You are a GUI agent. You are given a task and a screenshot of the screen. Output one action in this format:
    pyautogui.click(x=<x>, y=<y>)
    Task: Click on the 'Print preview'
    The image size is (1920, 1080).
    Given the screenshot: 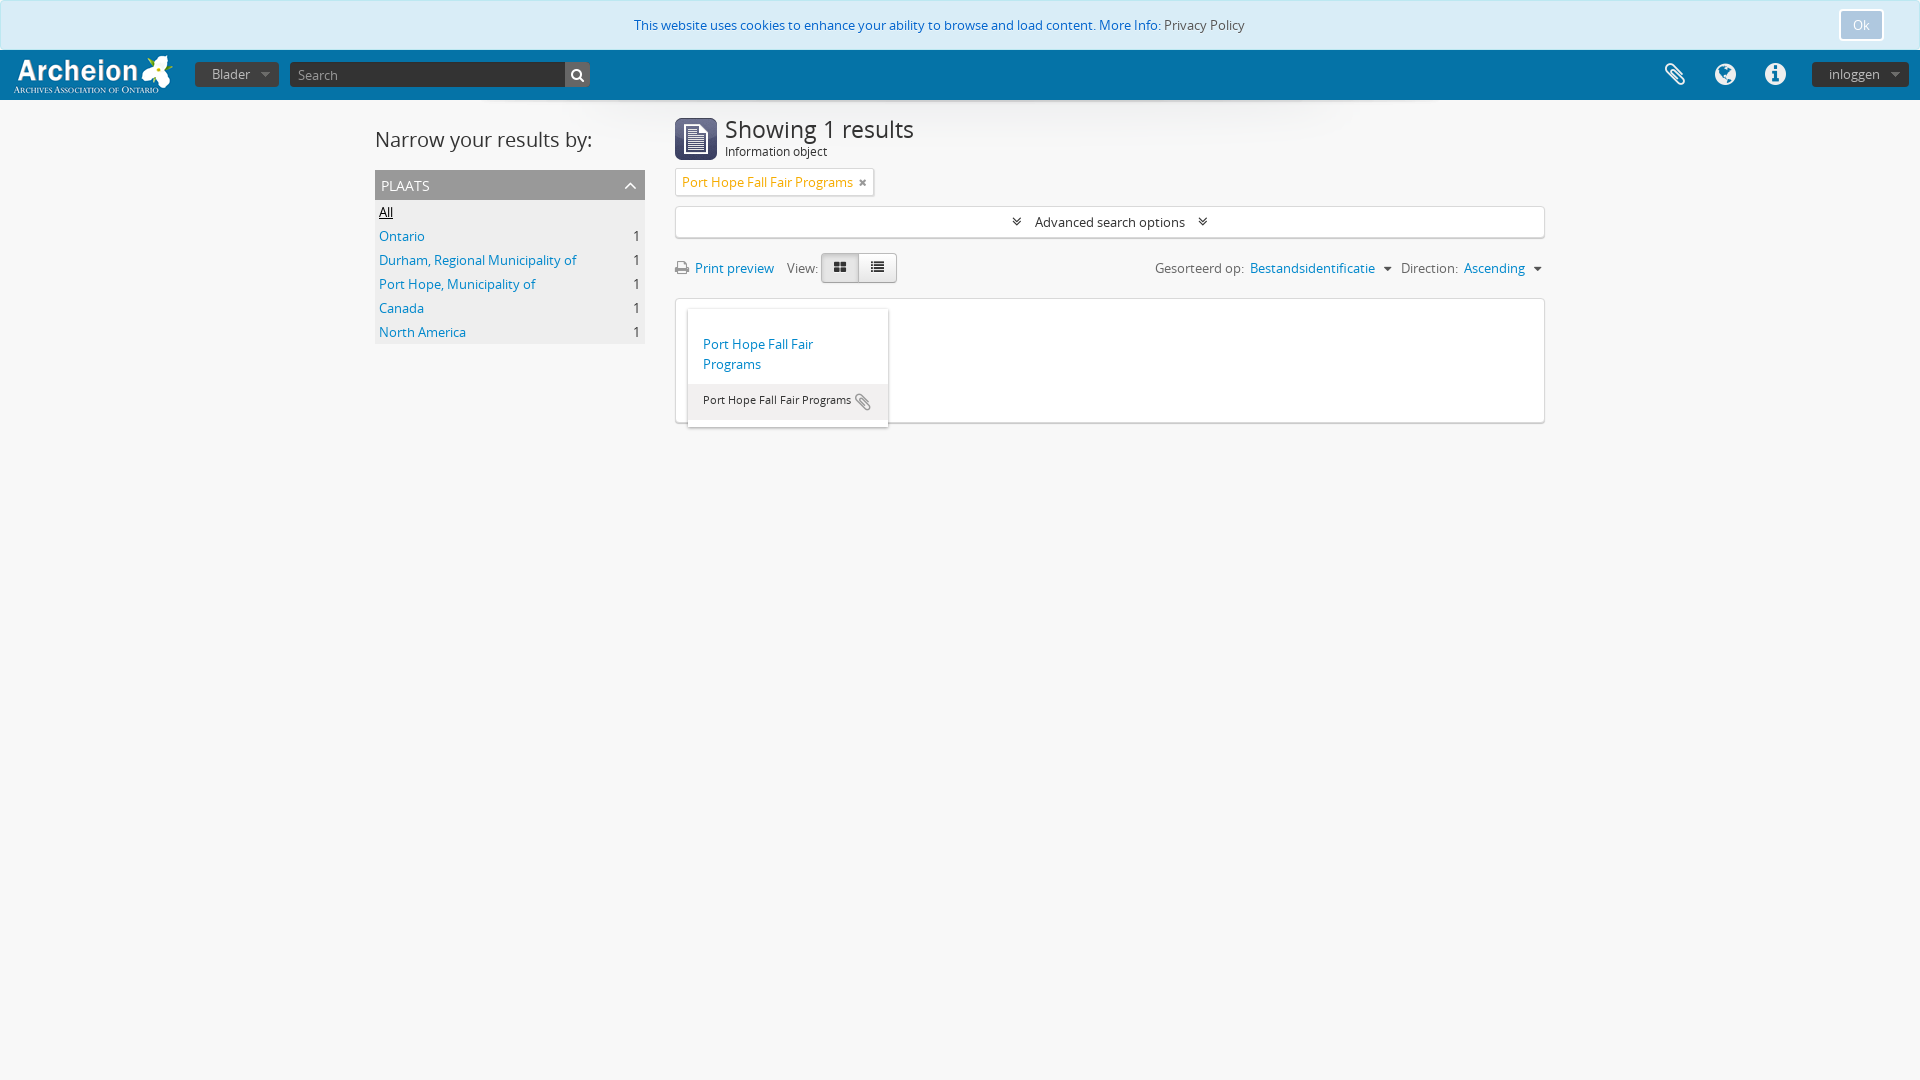 What is the action you would take?
    pyautogui.click(x=728, y=266)
    